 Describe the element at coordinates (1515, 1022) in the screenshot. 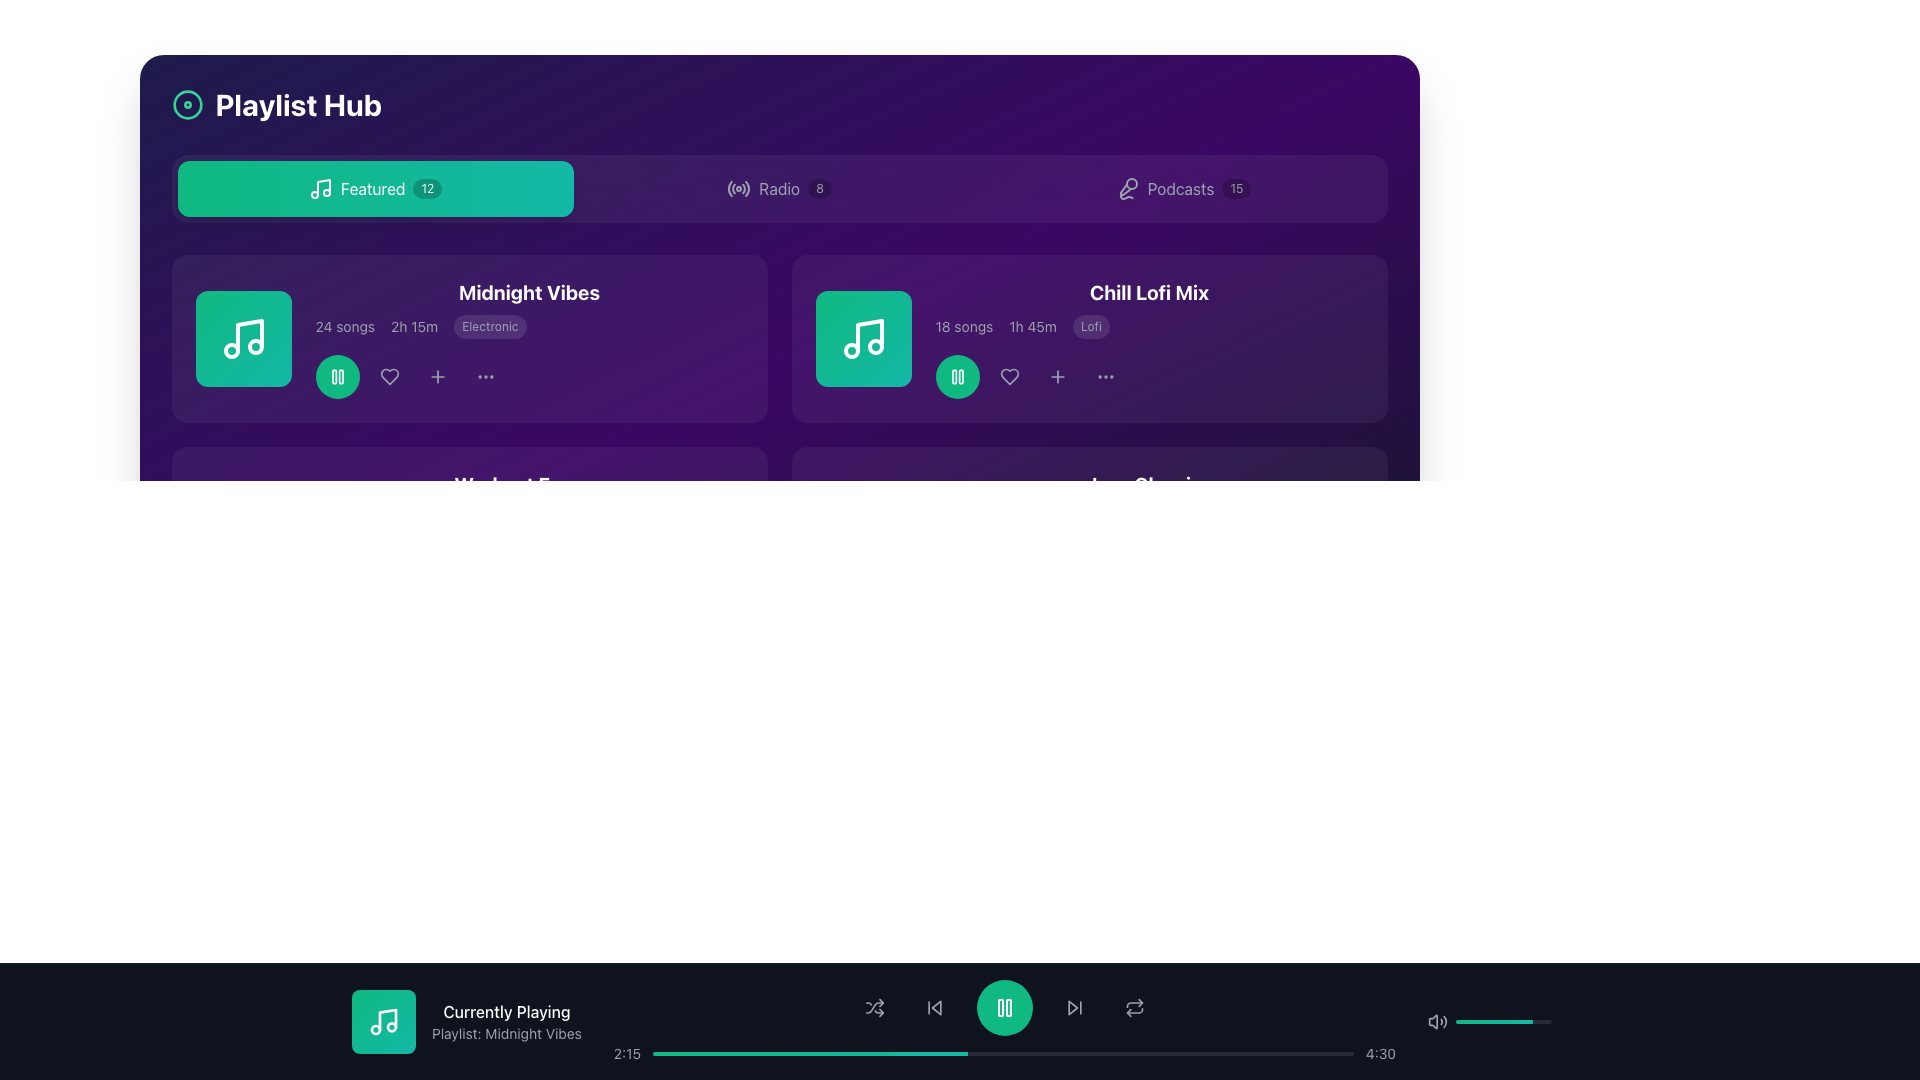

I see `the slider` at that location.